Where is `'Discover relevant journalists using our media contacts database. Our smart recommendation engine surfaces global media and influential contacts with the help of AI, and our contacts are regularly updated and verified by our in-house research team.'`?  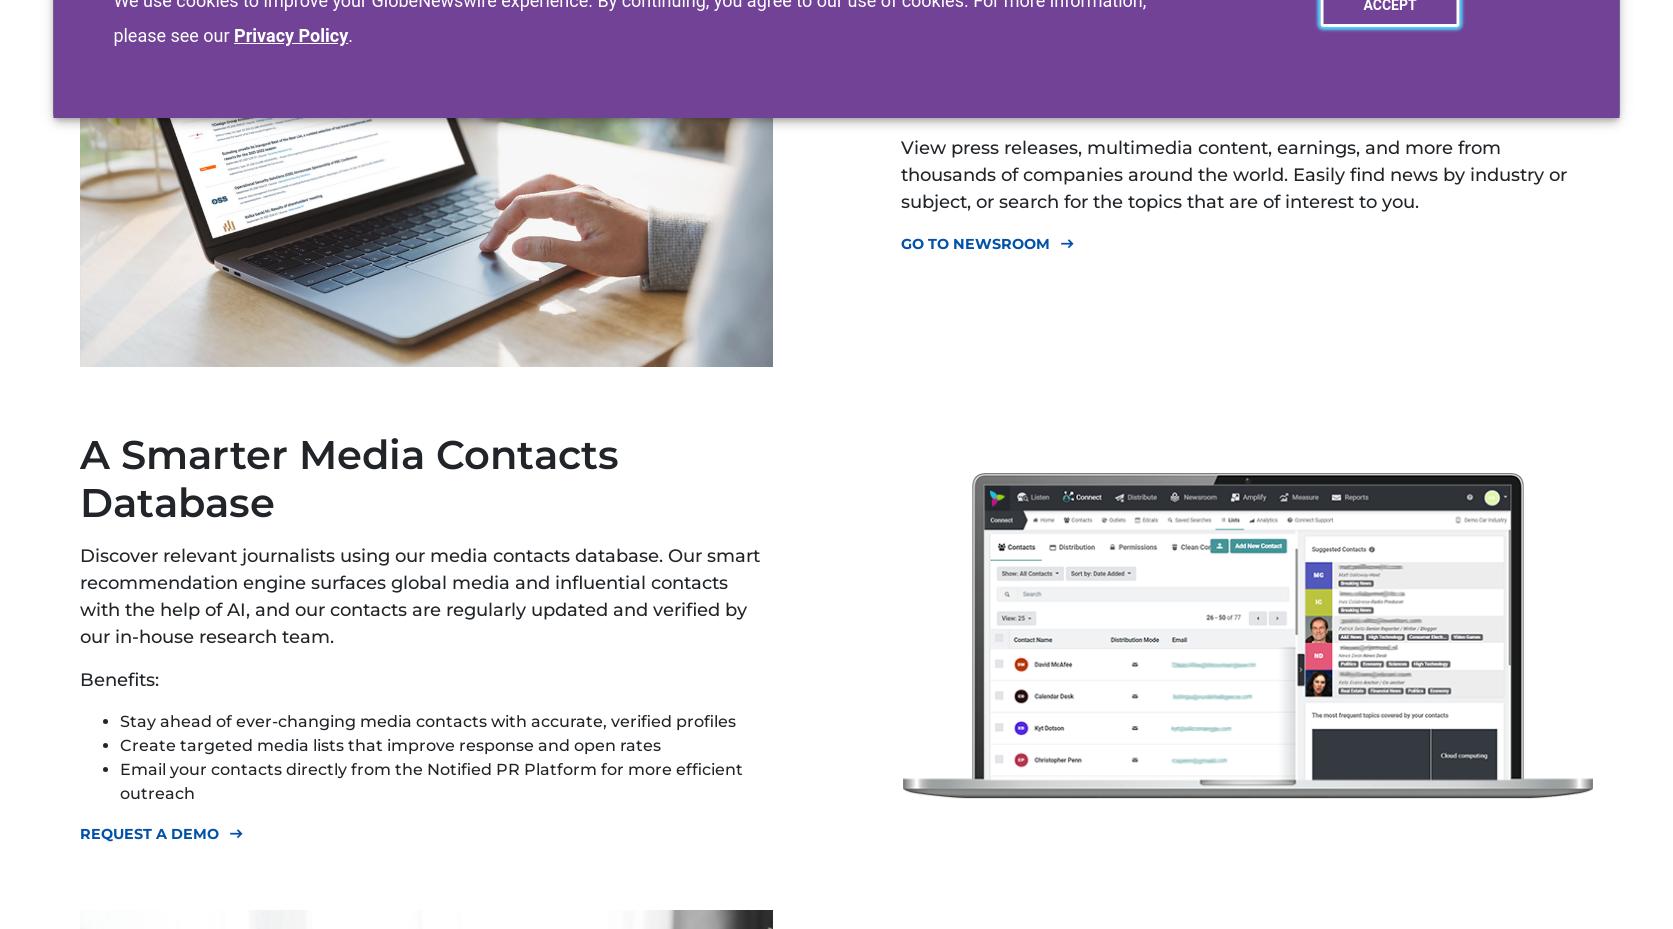 'Discover relevant journalists using our media contacts database. Our smart recommendation engine surfaces global media and influential contacts with the help of AI, and our contacts are regularly updated and verified by our in-house research team.' is located at coordinates (418, 595).